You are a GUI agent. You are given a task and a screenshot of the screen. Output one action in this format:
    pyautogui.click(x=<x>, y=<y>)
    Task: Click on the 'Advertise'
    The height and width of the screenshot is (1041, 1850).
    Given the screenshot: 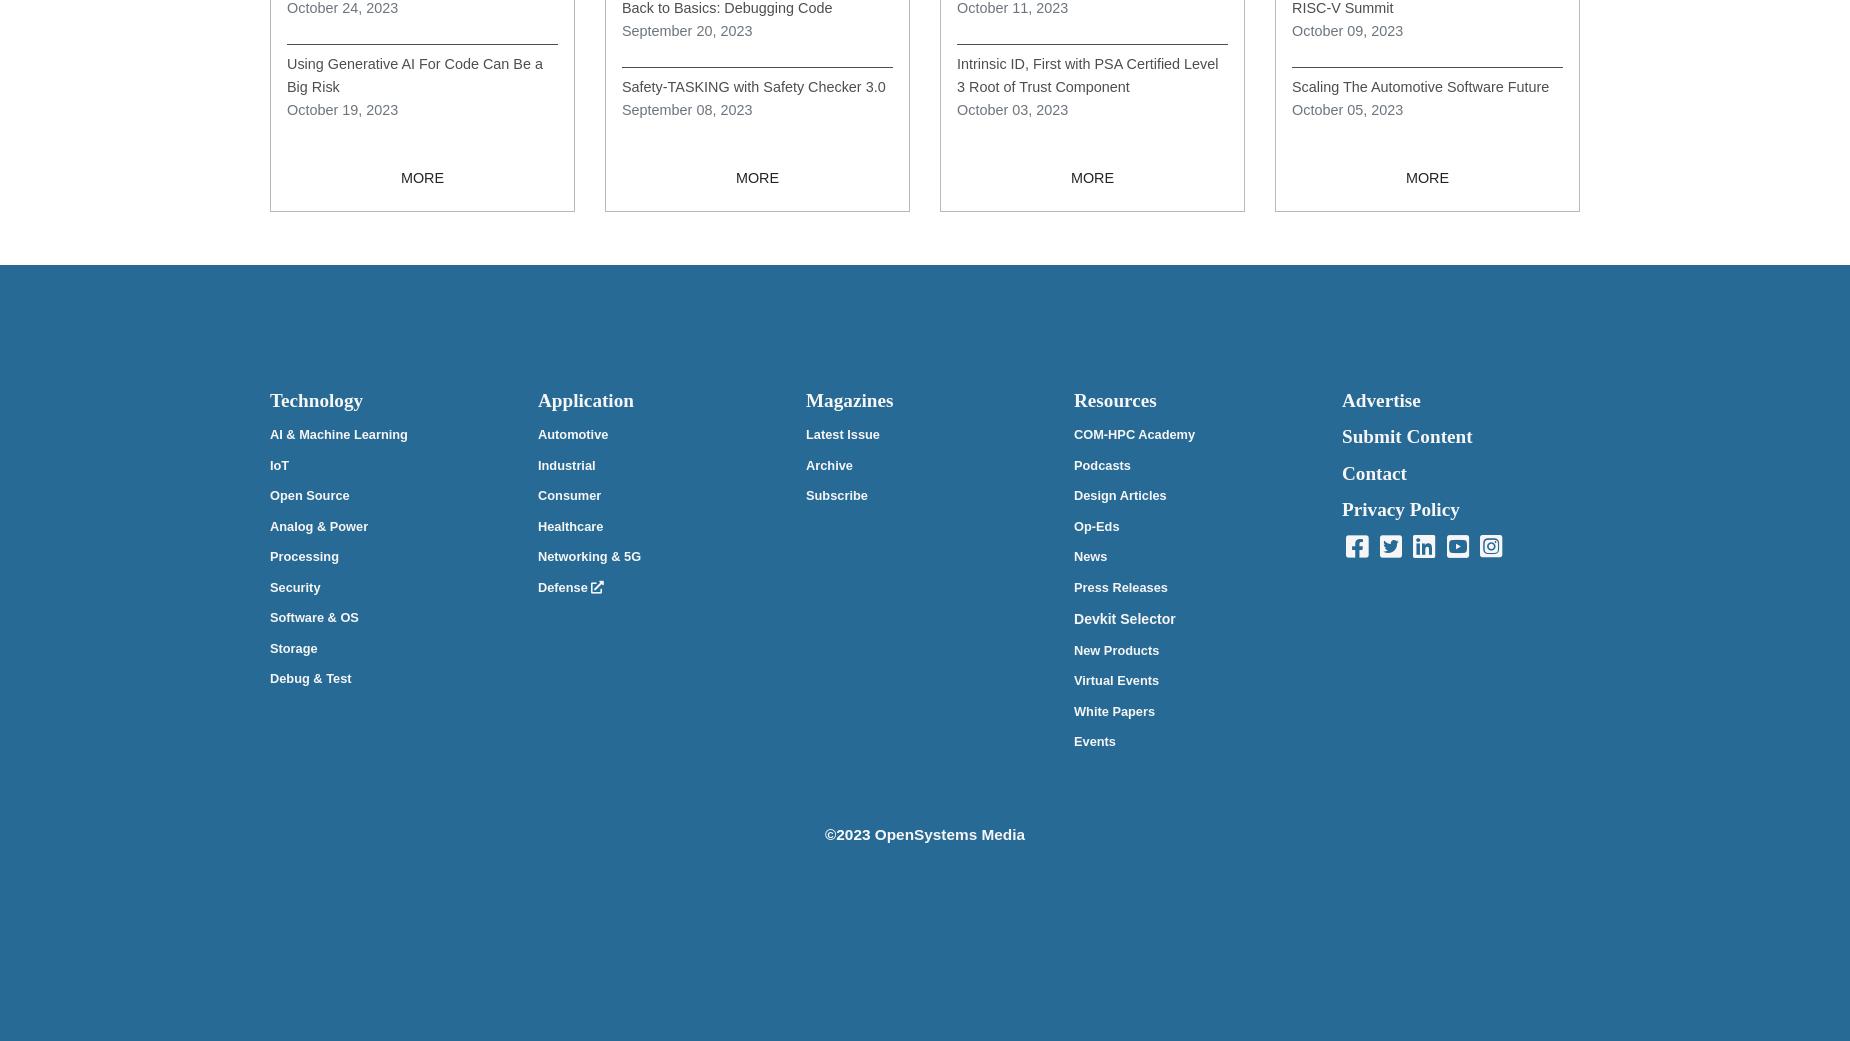 What is the action you would take?
    pyautogui.click(x=1380, y=400)
    